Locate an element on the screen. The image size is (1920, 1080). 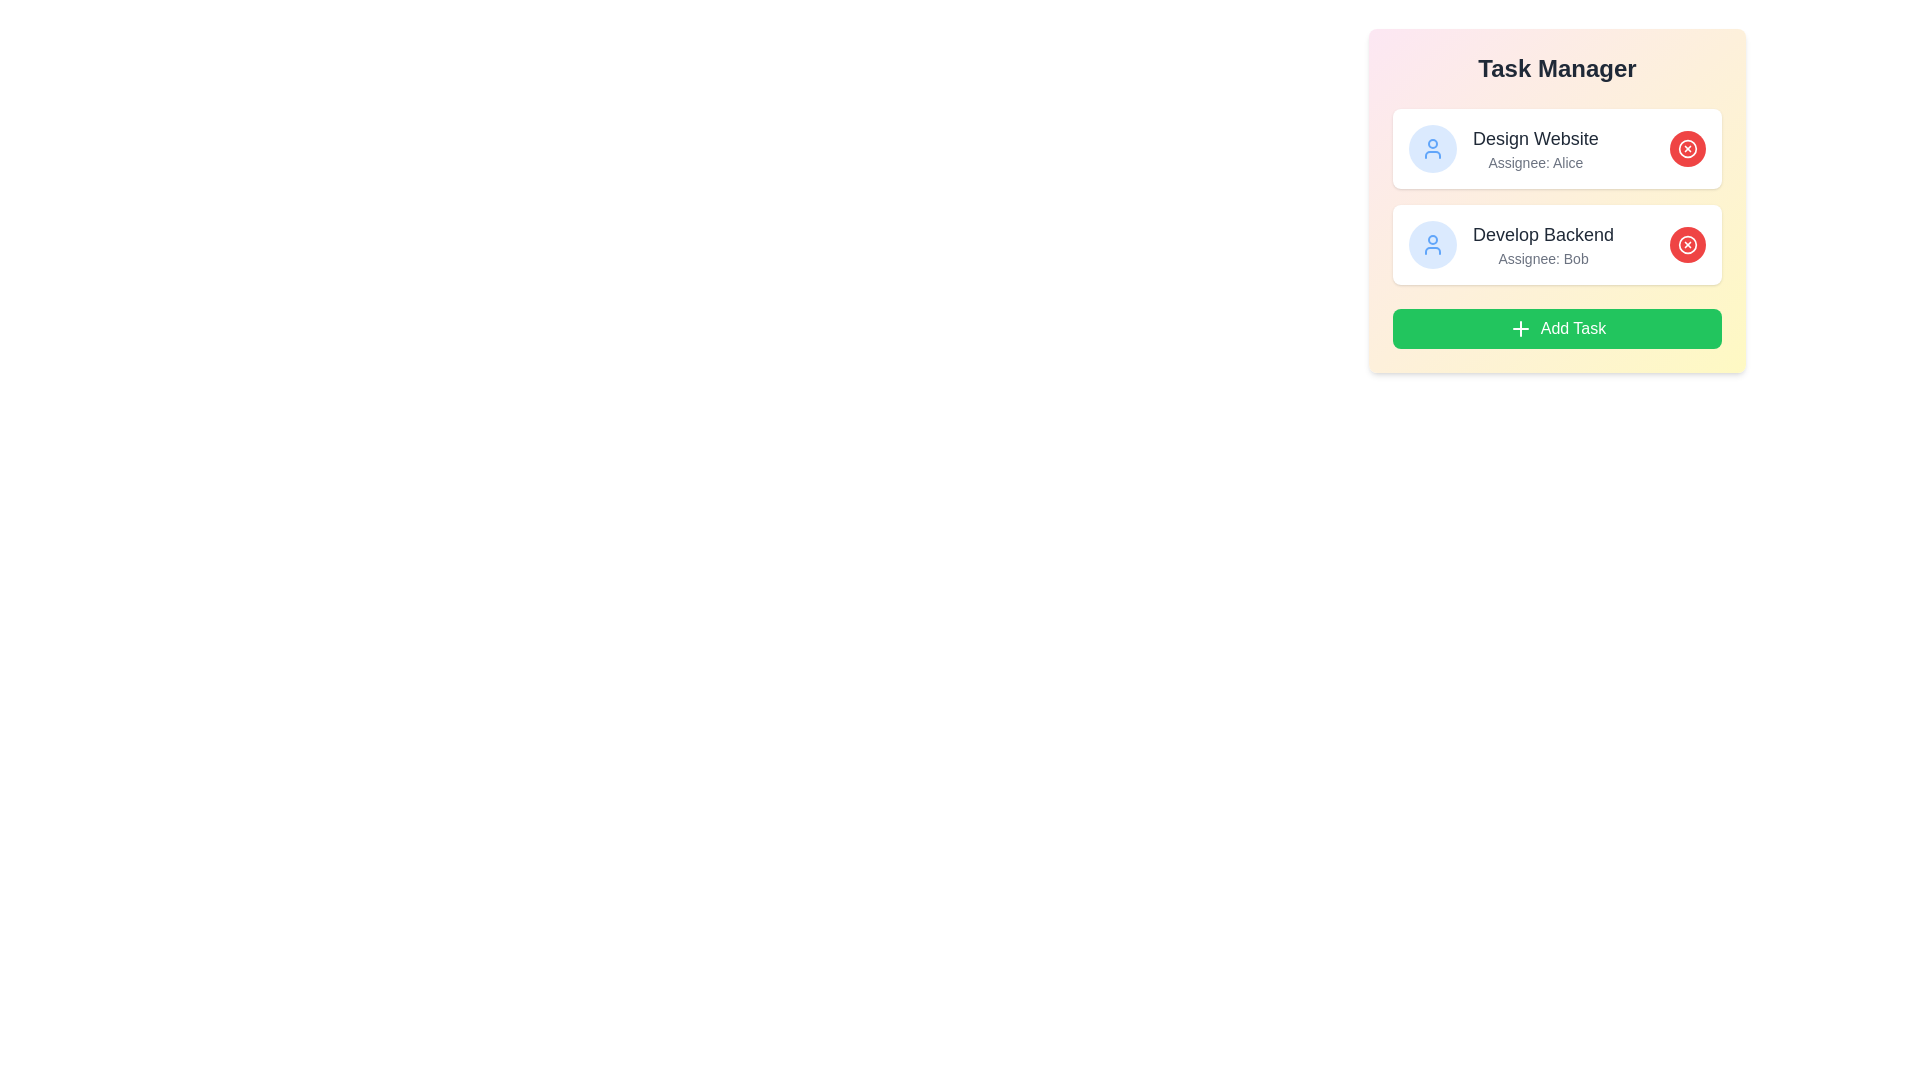
the circular red button with a white 'X' icon located in the top-right corner of the 'Design Website, Assignee: Alice' task card is located at coordinates (1687, 148).